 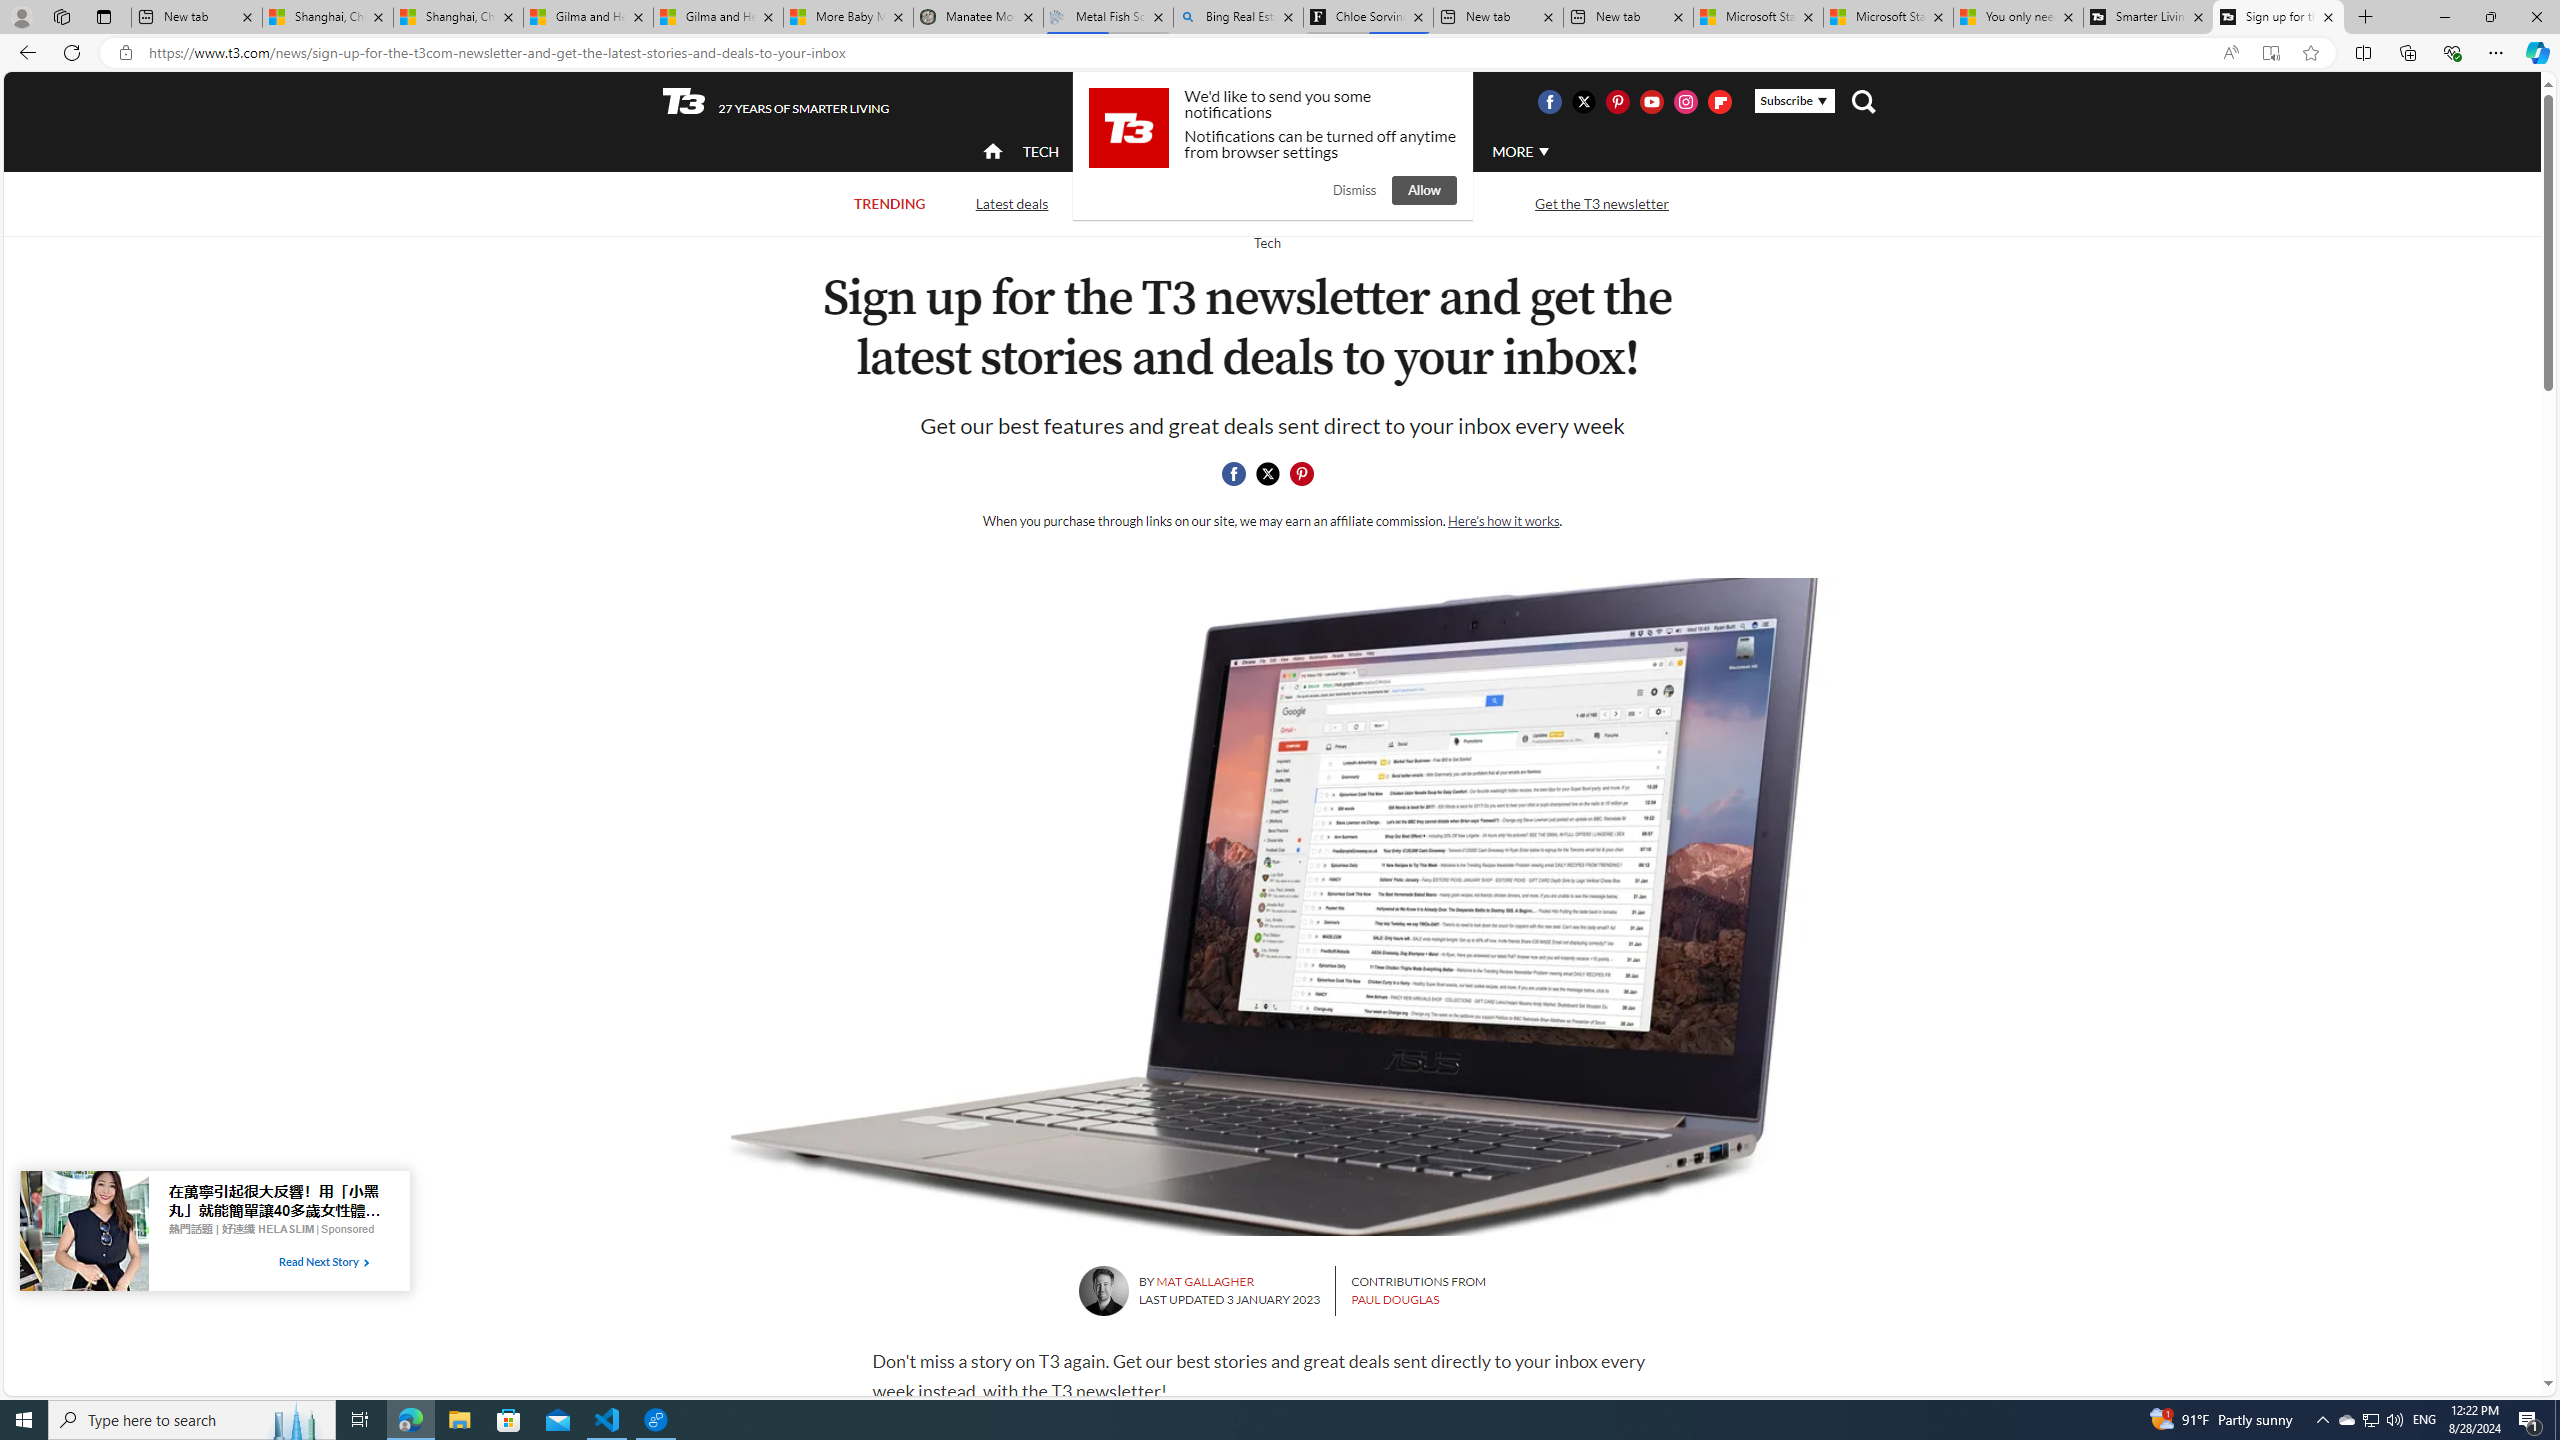 What do you see at coordinates (1353, 189) in the screenshot?
I see `'Dismiss'` at bounding box center [1353, 189].